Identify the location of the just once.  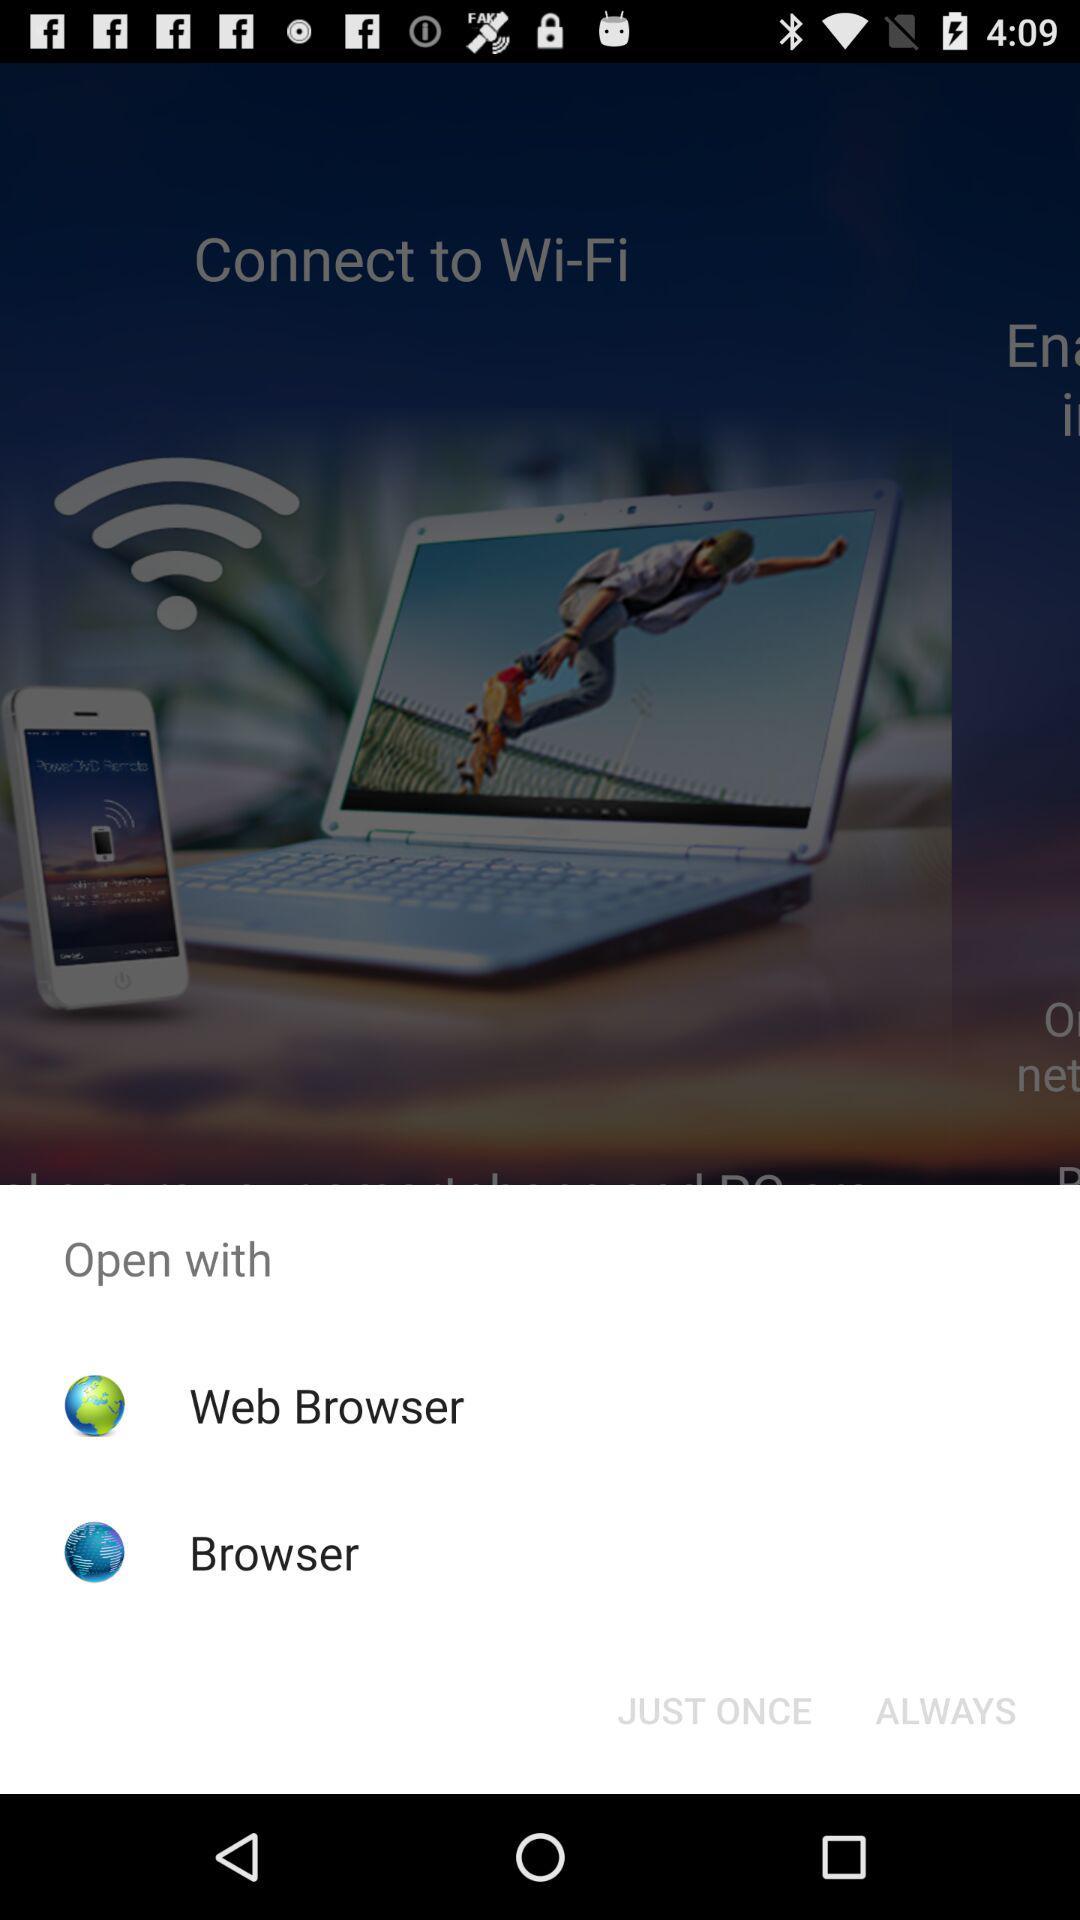
(713, 1708).